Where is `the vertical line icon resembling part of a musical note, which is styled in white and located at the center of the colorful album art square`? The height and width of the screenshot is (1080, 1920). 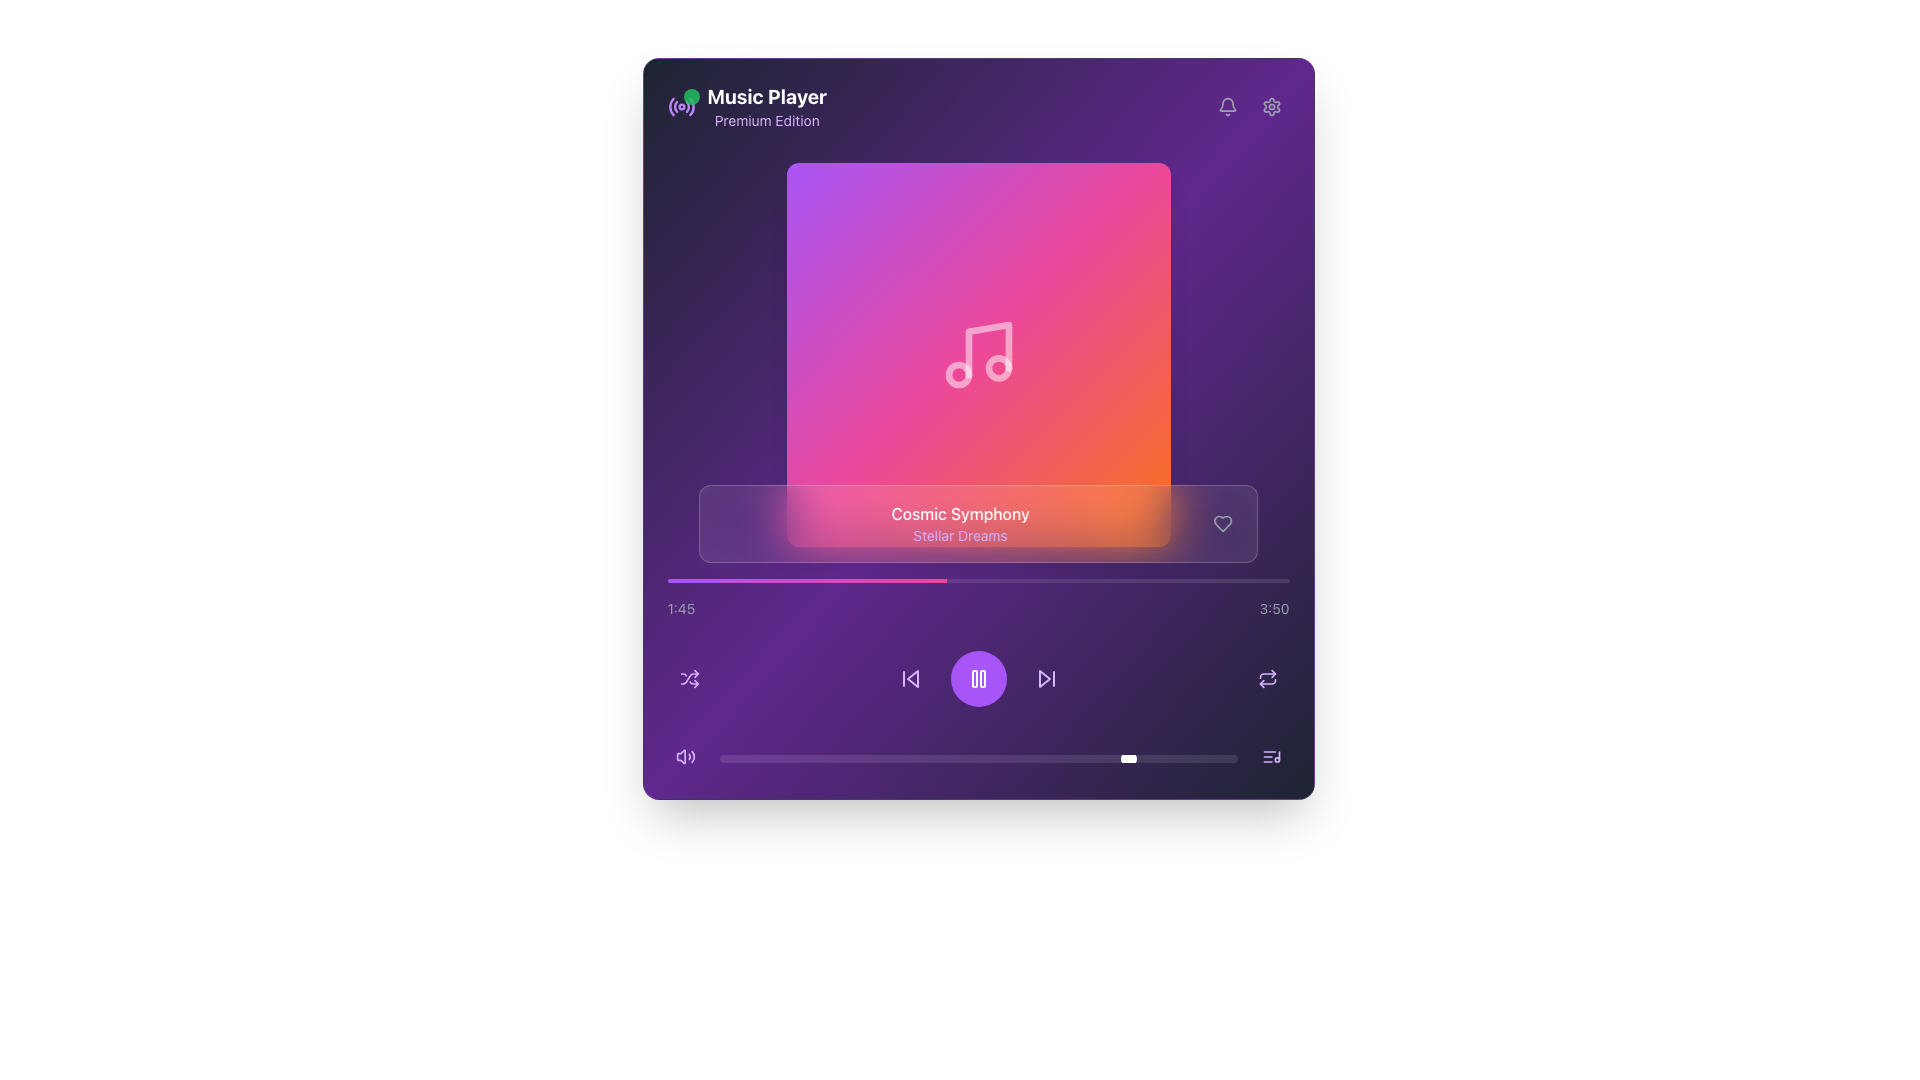 the vertical line icon resembling part of a musical note, which is styled in white and located at the center of the colorful album art square is located at coordinates (988, 349).